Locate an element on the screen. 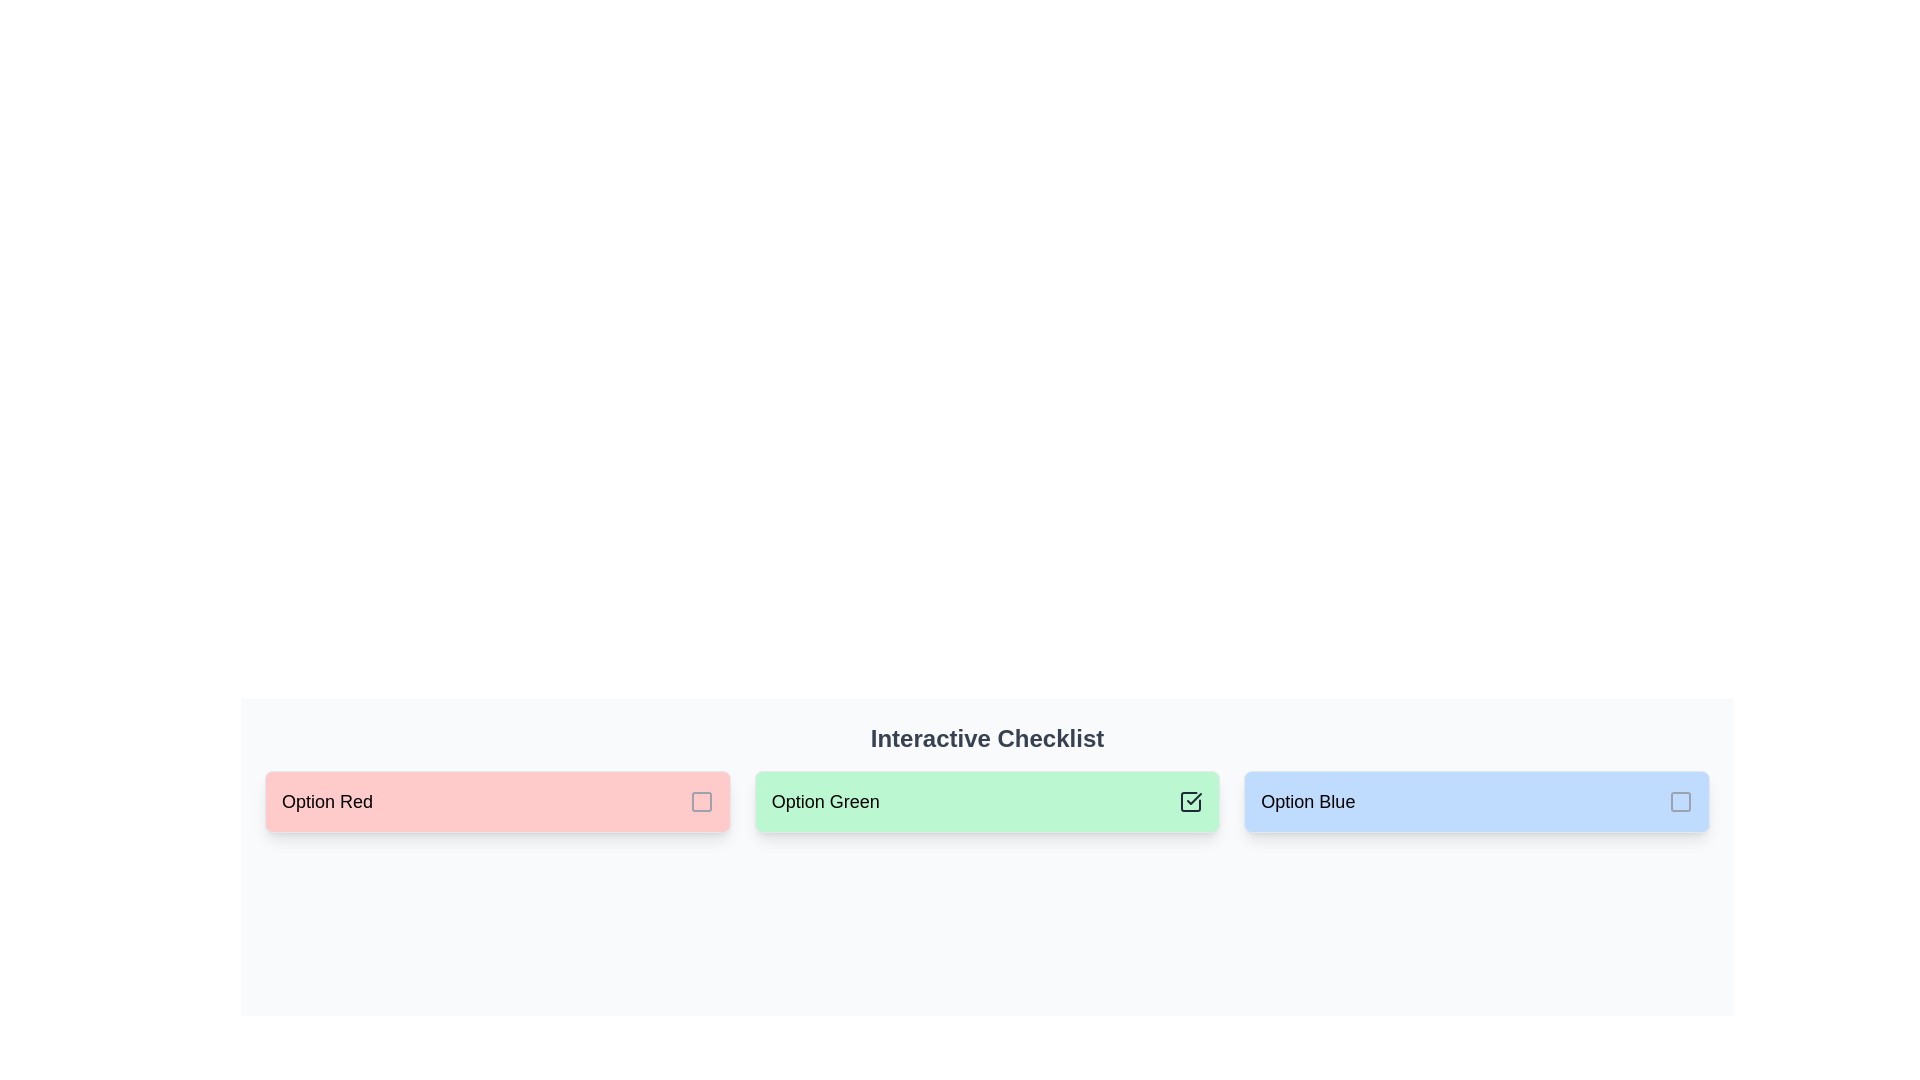 The width and height of the screenshot is (1920, 1080). the second selectable option component in the checklist is located at coordinates (987, 801).